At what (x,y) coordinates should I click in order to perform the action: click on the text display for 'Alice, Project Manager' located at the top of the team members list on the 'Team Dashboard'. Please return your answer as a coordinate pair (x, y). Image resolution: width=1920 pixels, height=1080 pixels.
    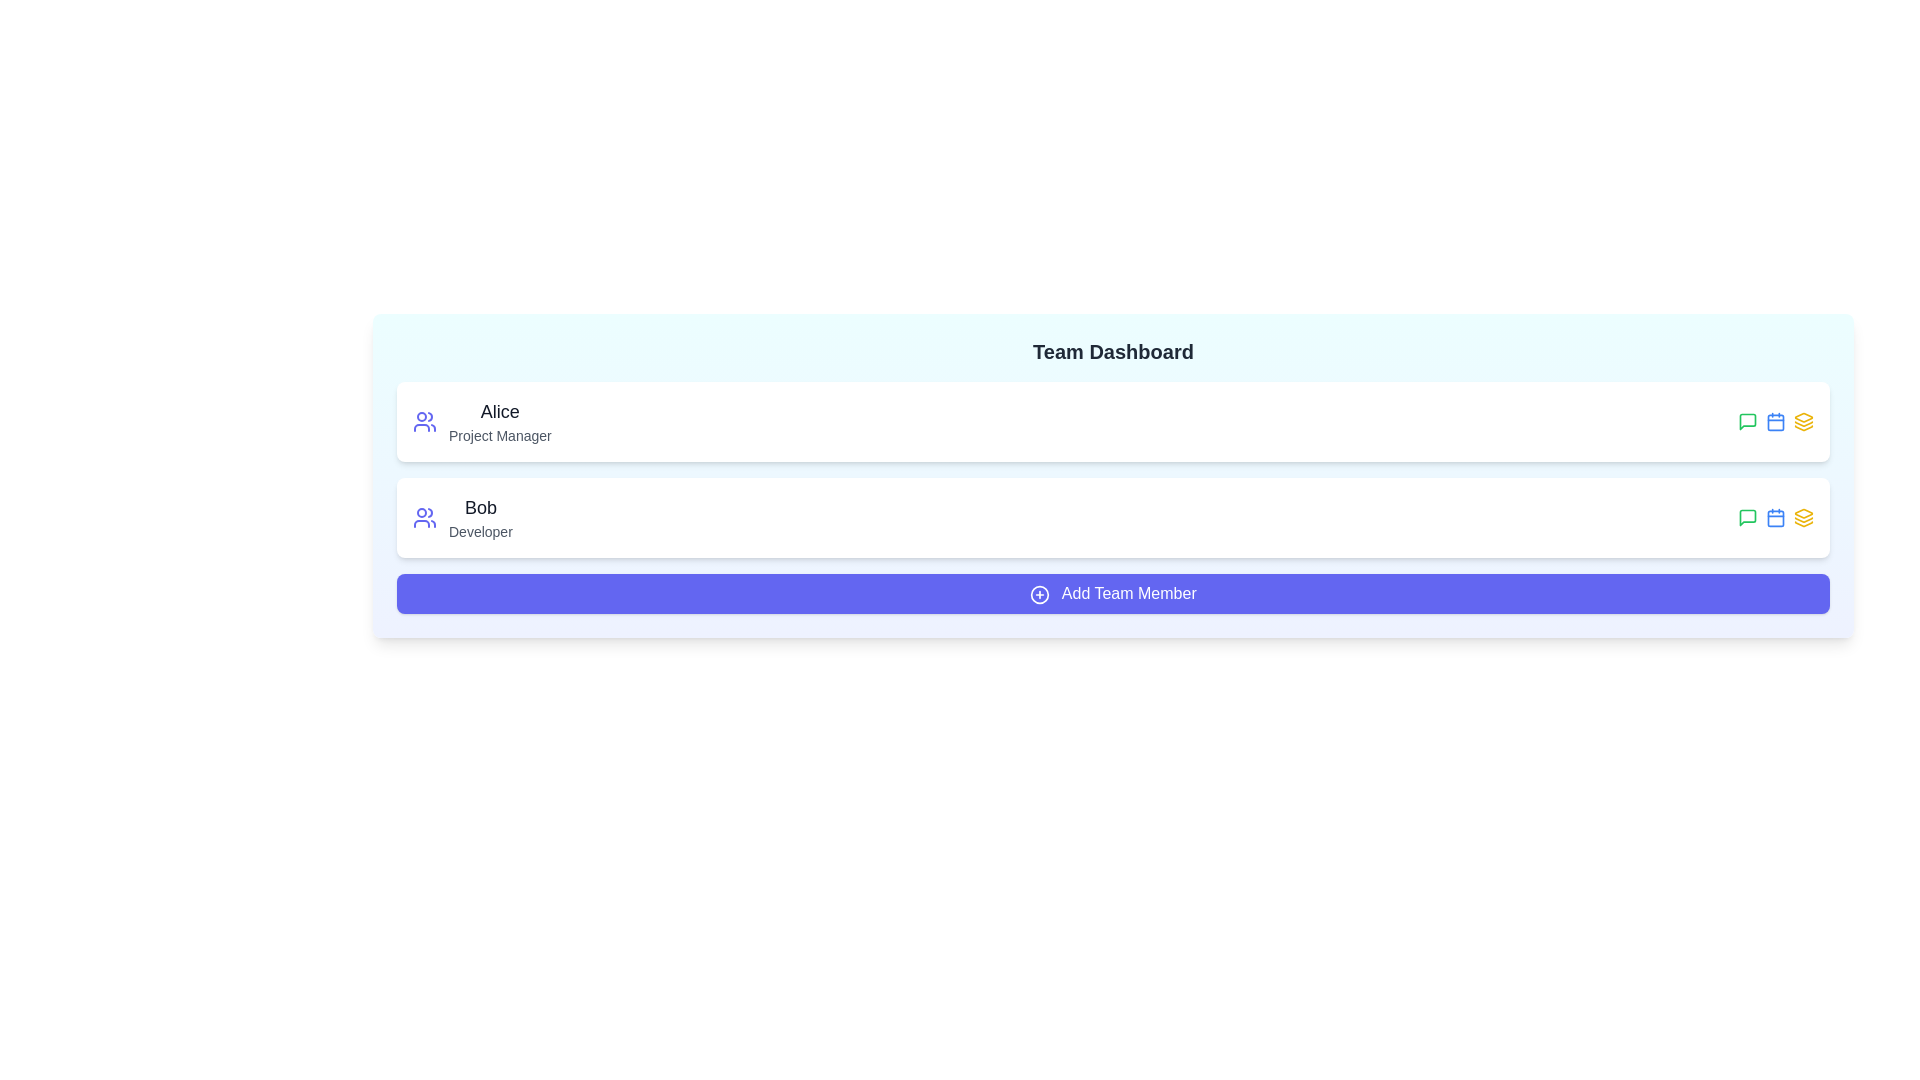
    Looking at the image, I should click on (500, 420).